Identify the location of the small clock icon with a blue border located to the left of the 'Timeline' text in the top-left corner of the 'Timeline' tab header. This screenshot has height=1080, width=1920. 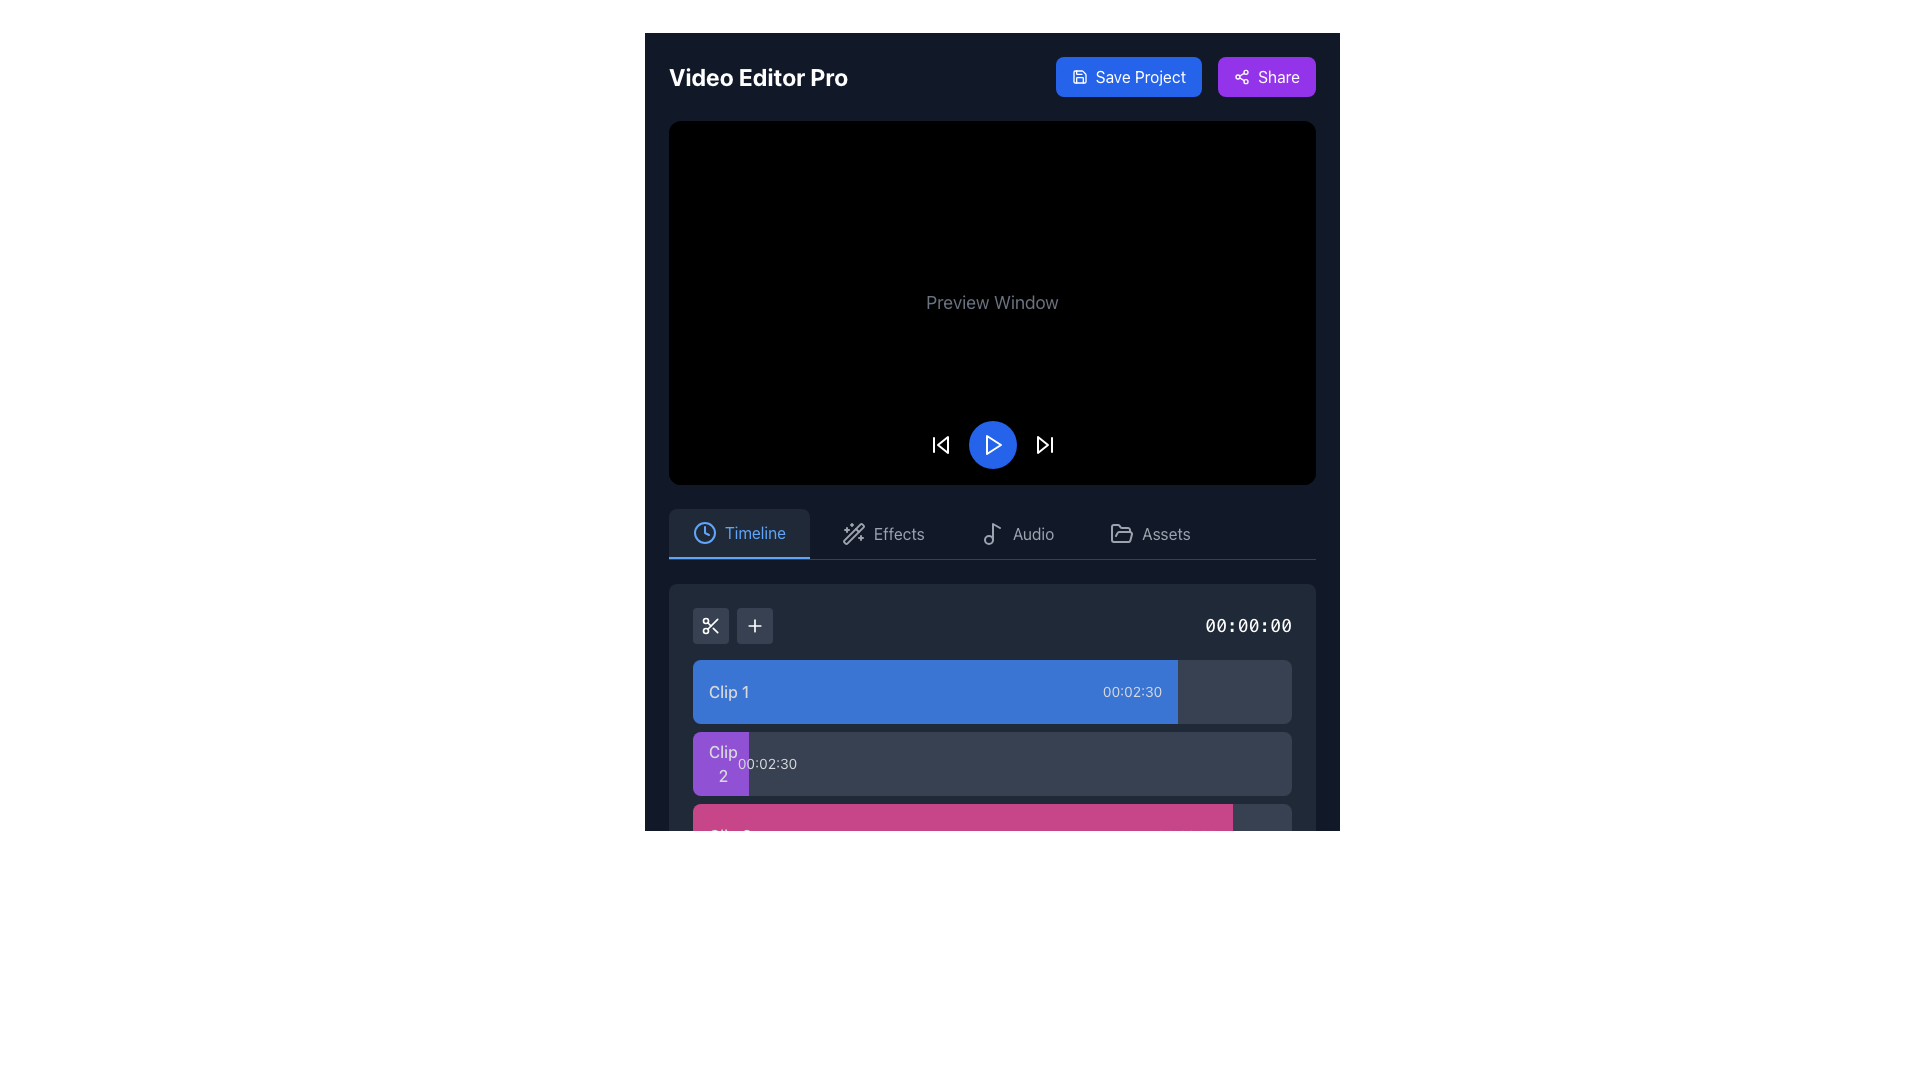
(705, 531).